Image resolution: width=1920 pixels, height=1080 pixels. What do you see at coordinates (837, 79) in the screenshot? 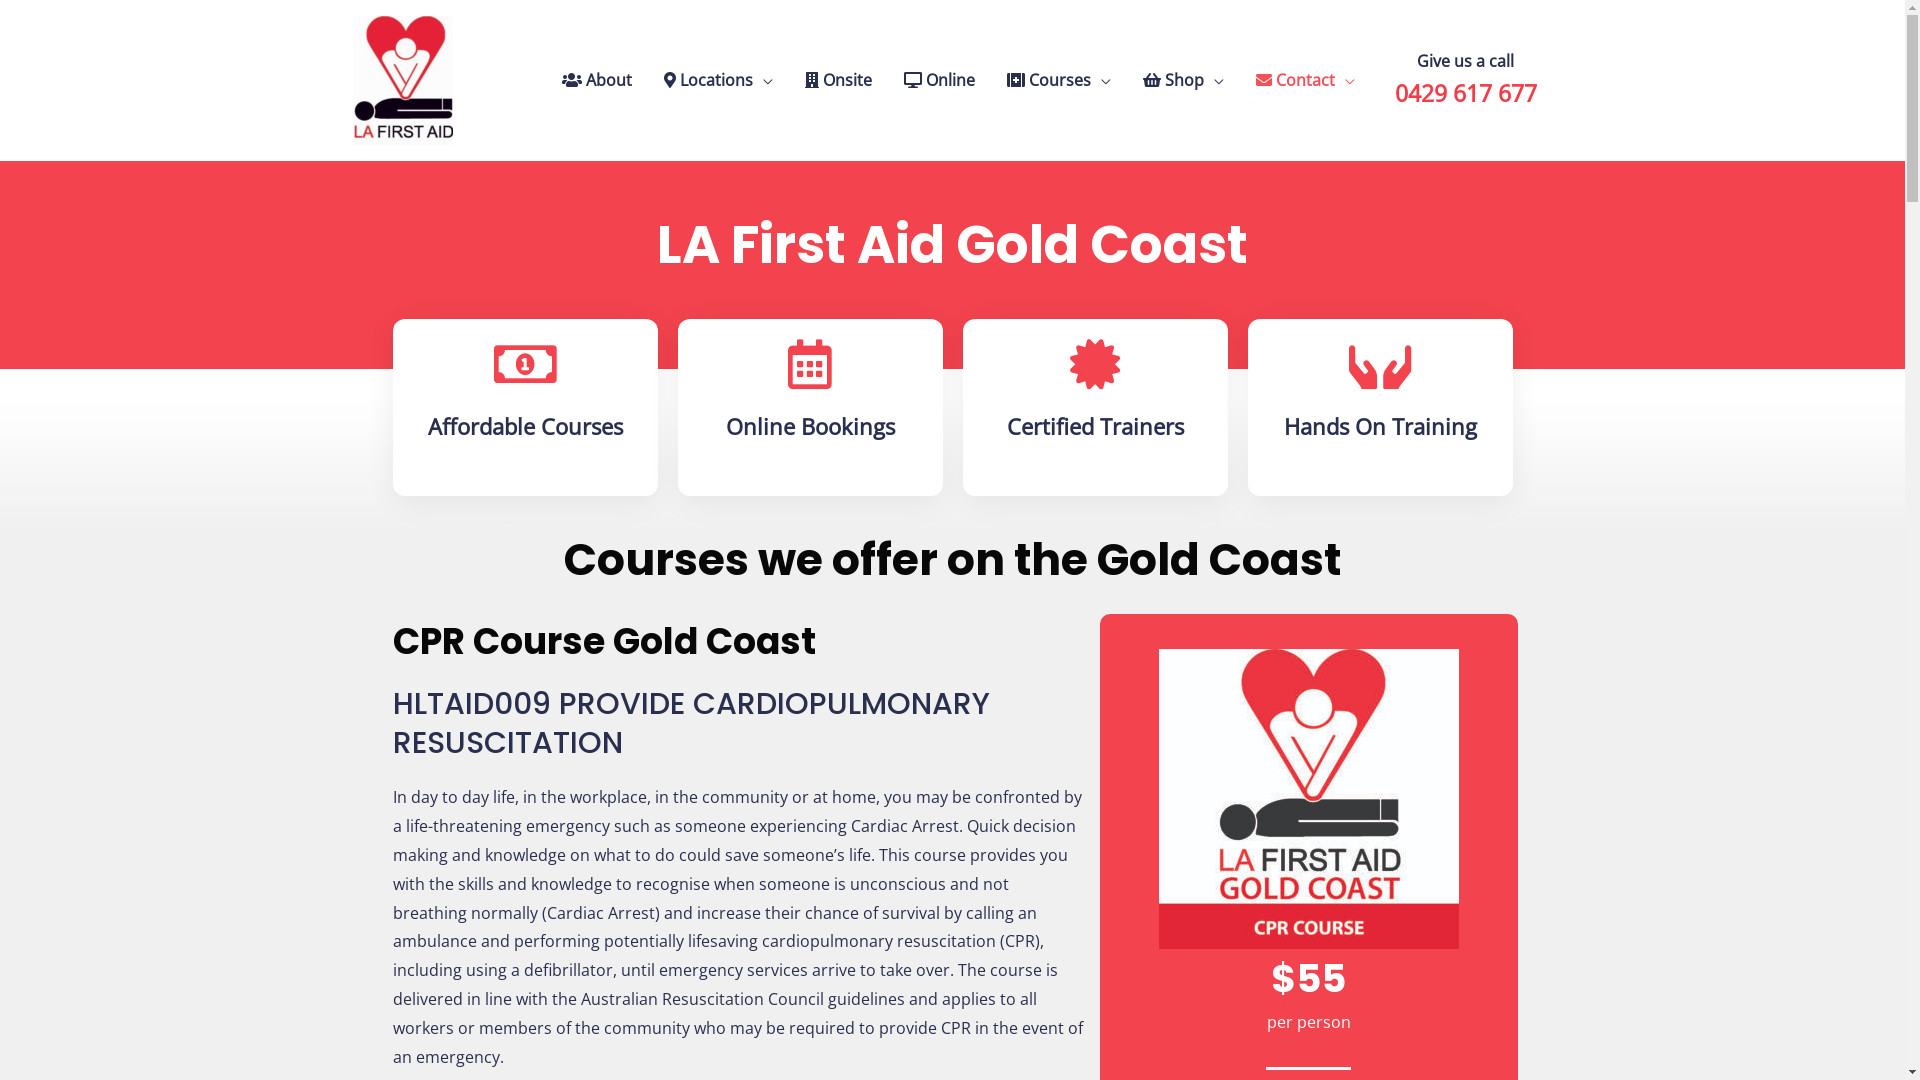
I see `'Onsite'` at bounding box center [837, 79].